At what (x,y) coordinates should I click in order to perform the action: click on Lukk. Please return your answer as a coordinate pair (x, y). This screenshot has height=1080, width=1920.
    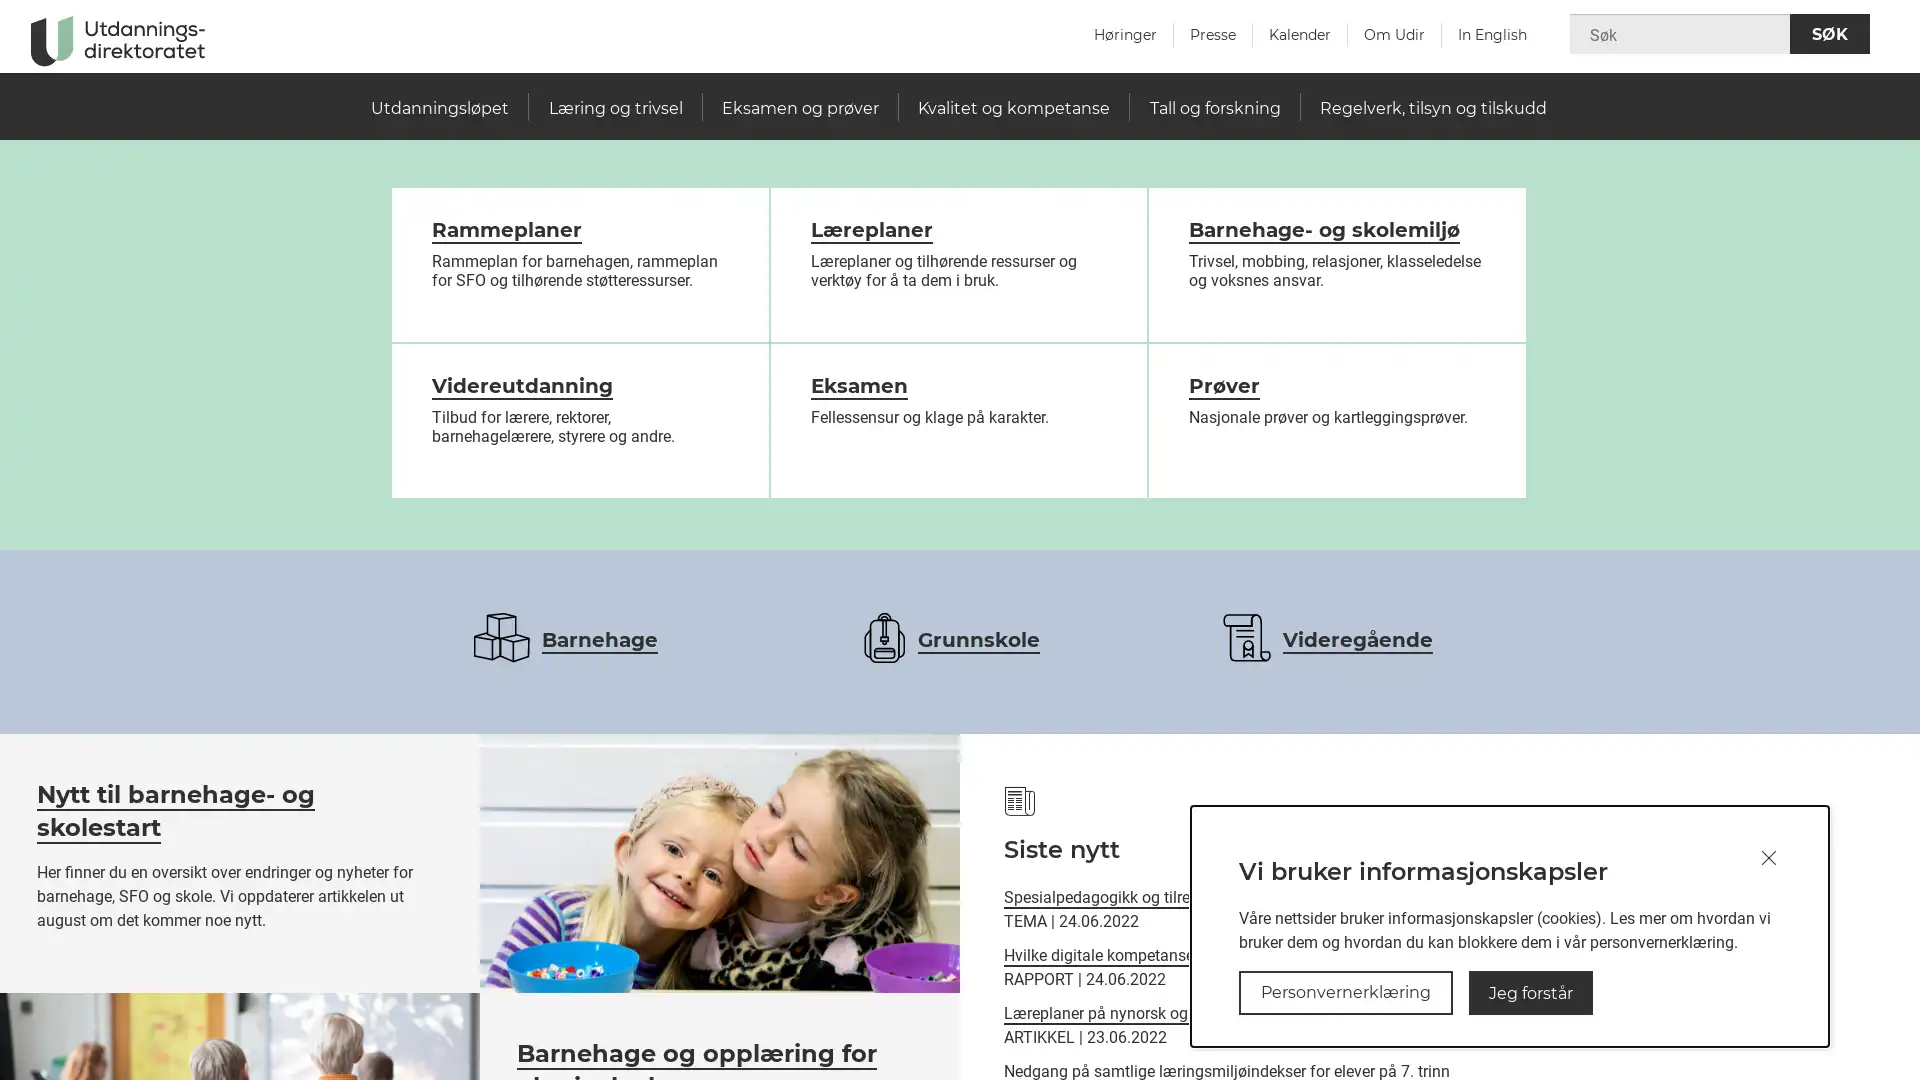
    Looking at the image, I should click on (1769, 858).